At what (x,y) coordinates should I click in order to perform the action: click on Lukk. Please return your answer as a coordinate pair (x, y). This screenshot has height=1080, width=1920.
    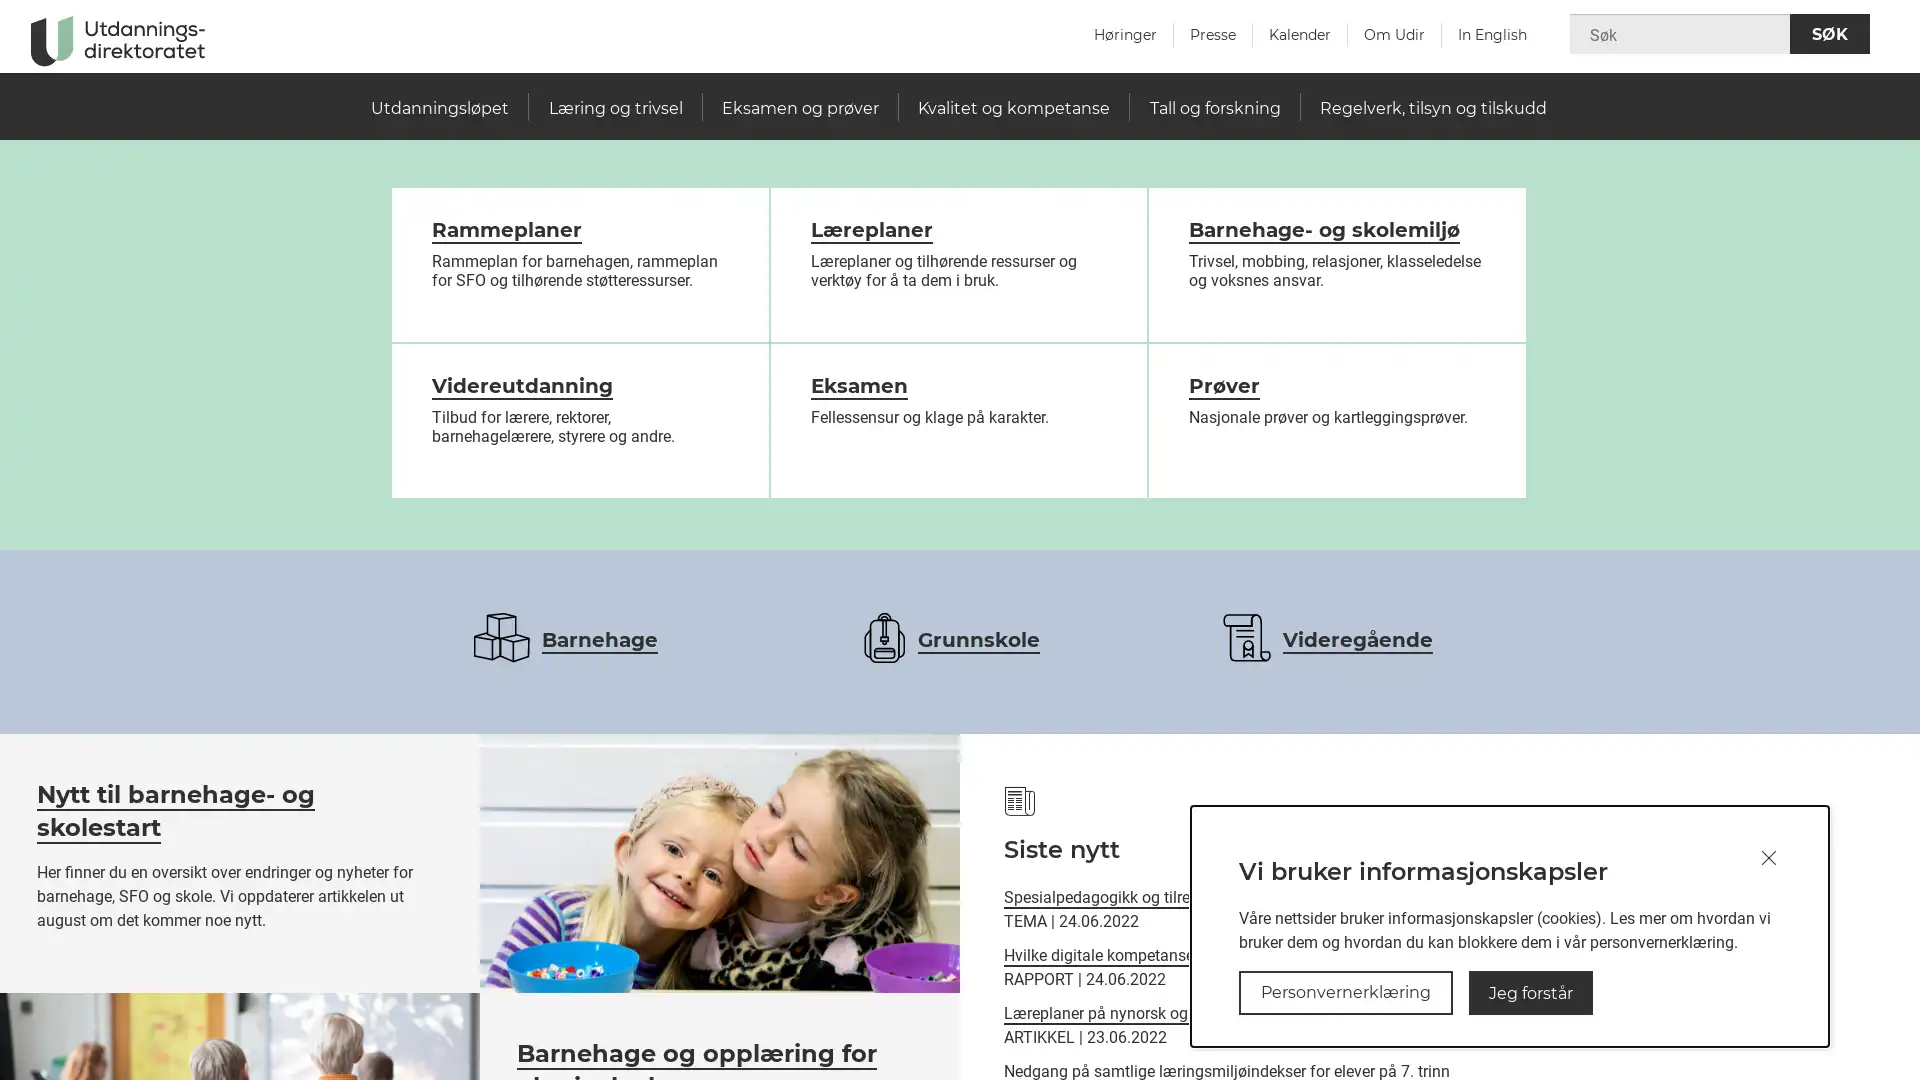
    Looking at the image, I should click on (1769, 858).